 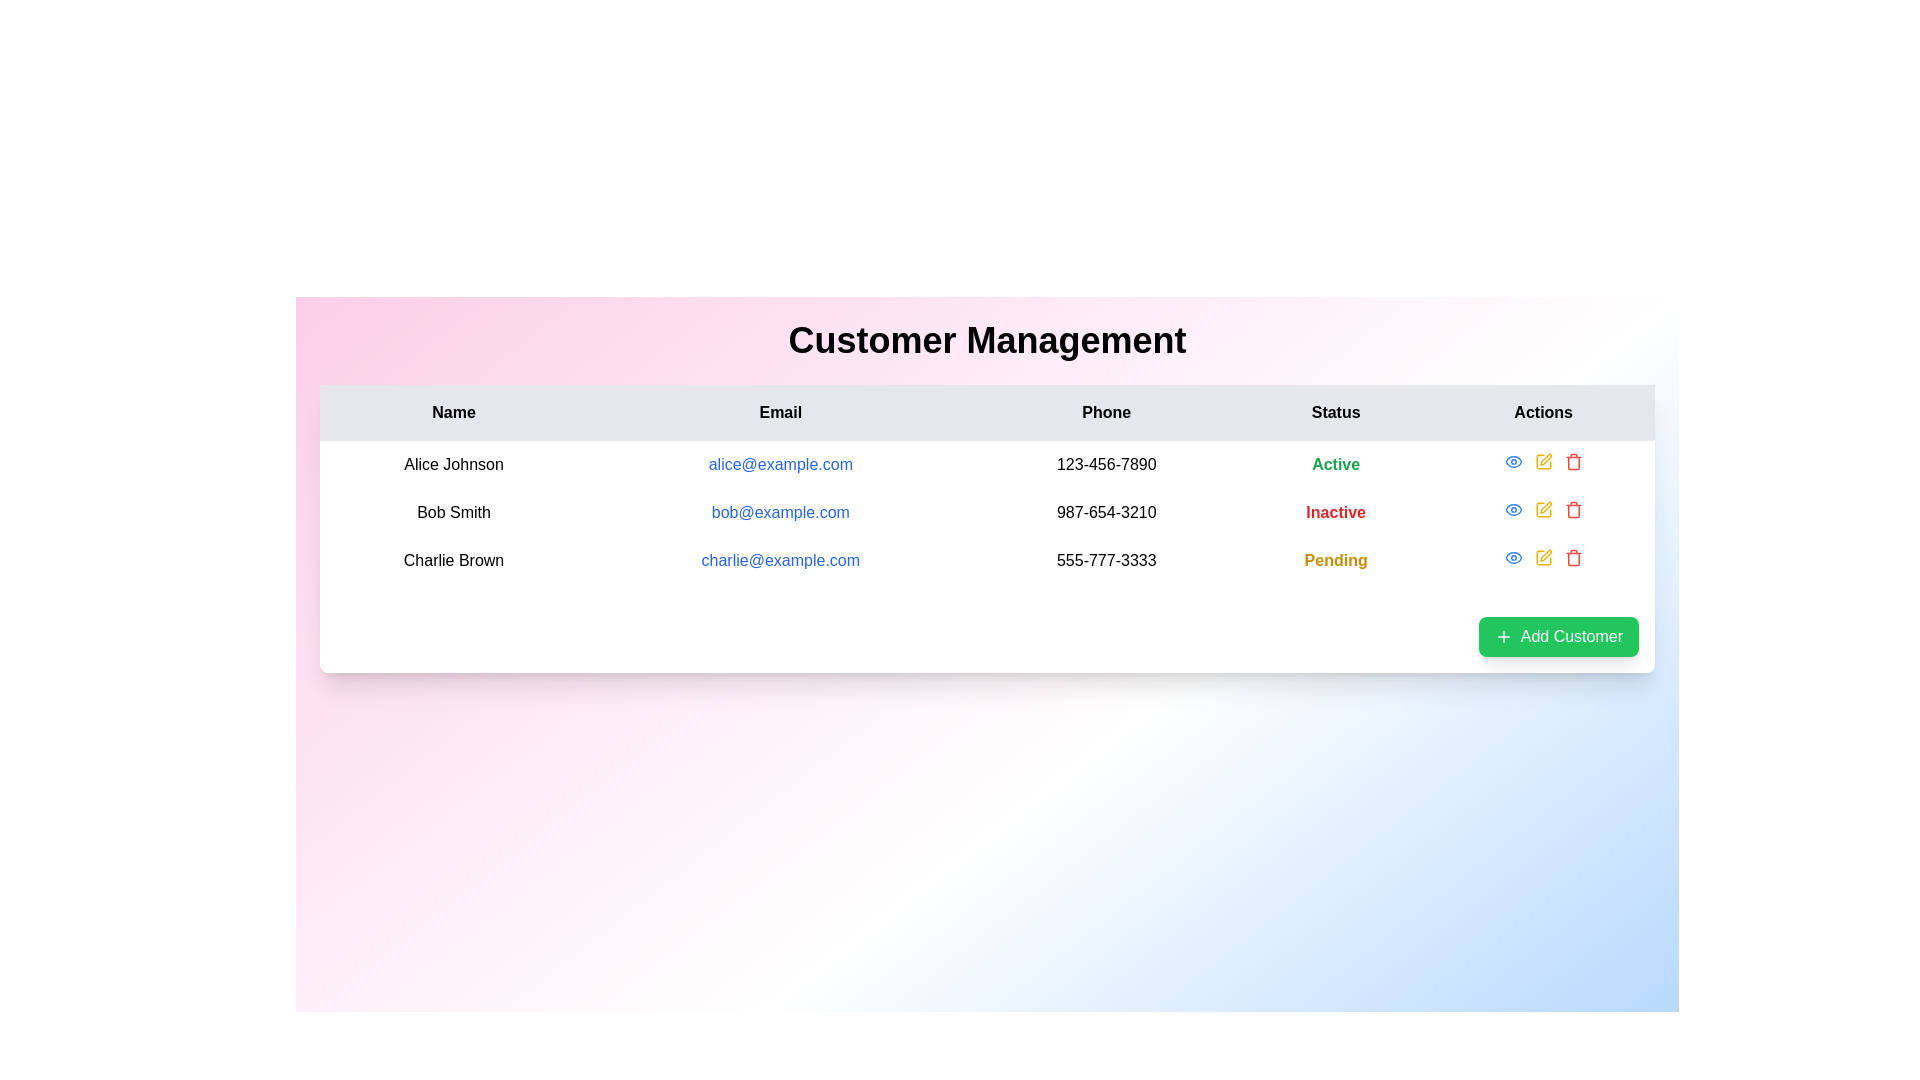 What do you see at coordinates (1542, 558) in the screenshot?
I see `the edit icon located in the Actions column for the third row entry describing Charlie Brown` at bounding box center [1542, 558].